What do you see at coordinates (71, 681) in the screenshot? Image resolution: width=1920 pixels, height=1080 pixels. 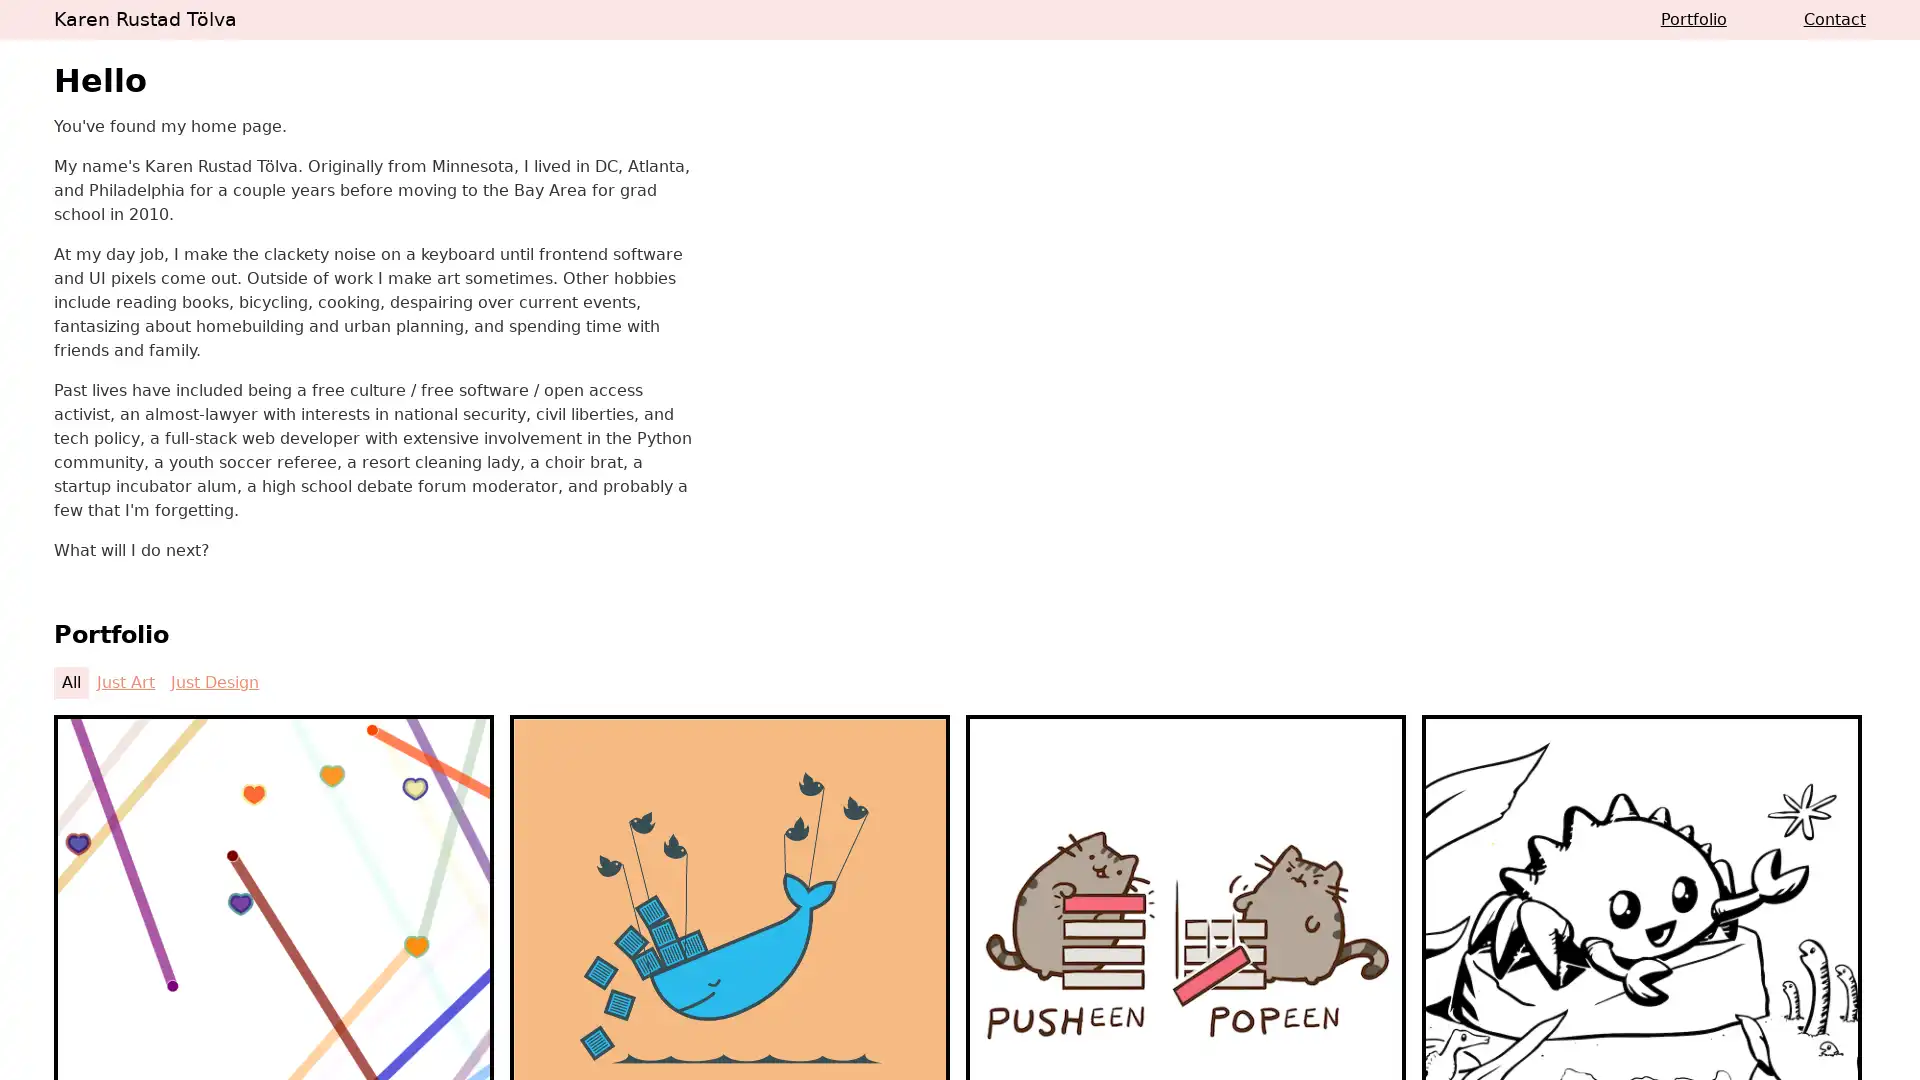 I see `All` at bounding box center [71, 681].